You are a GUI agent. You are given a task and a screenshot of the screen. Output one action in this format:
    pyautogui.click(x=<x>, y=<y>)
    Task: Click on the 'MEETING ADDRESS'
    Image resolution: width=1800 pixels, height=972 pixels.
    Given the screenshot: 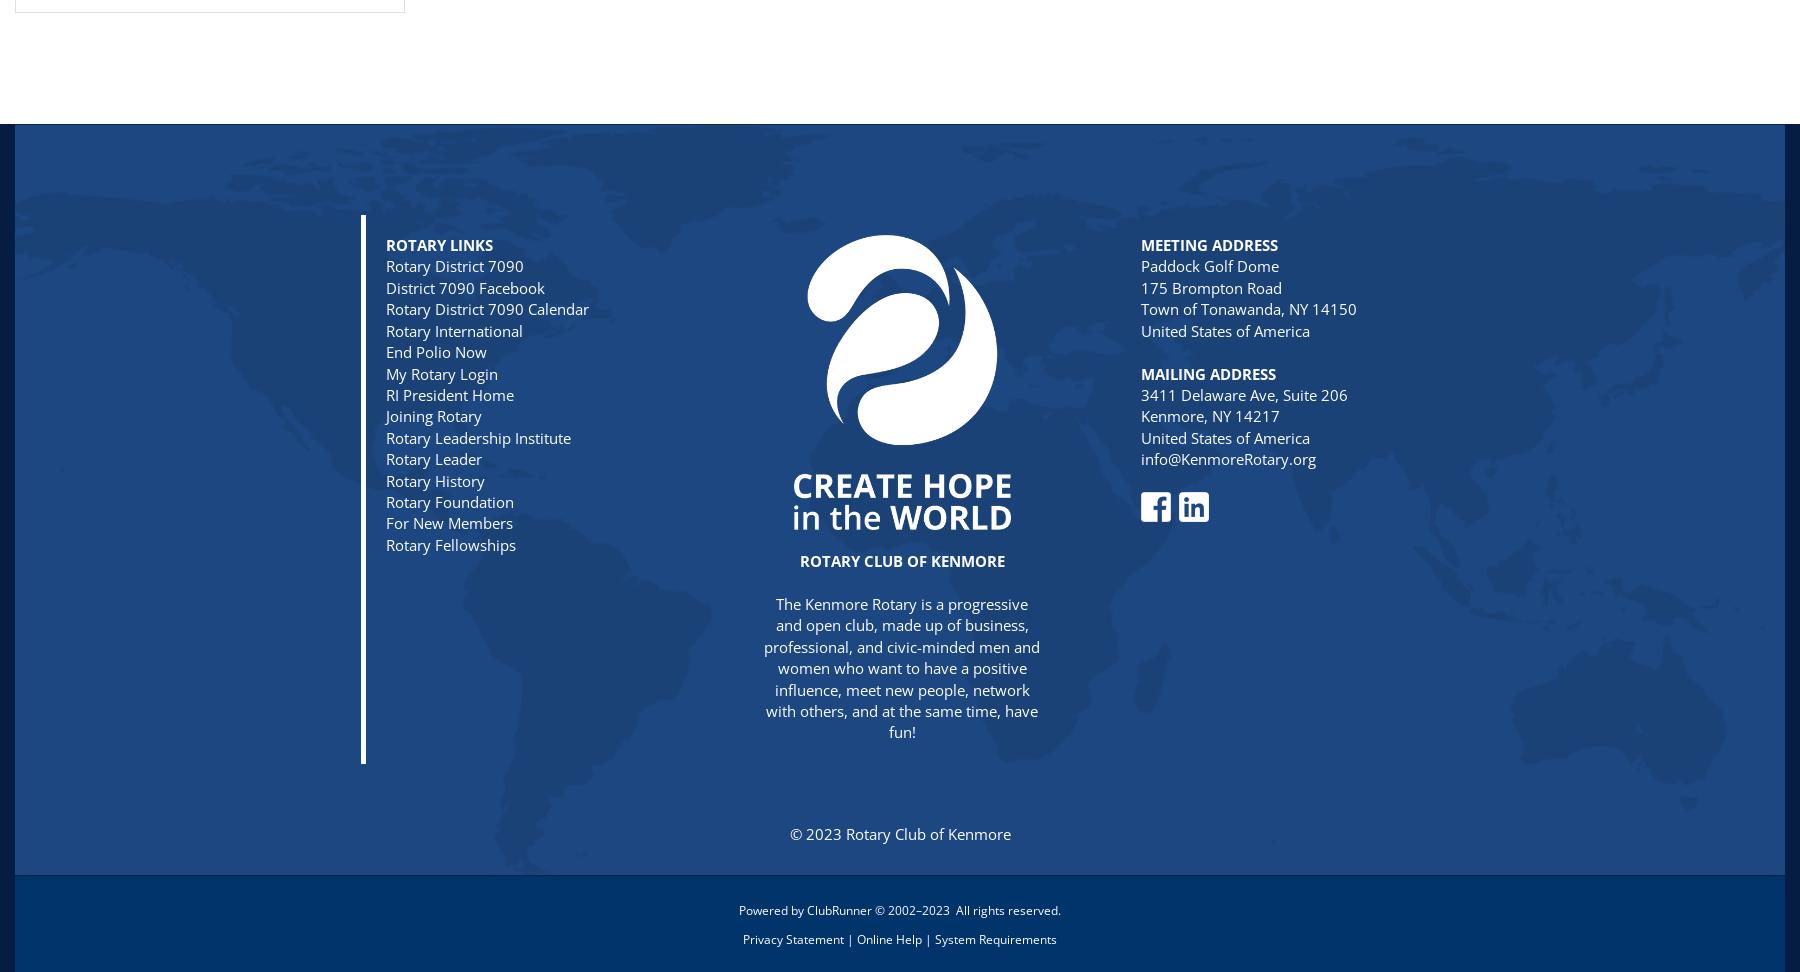 What is the action you would take?
    pyautogui.click(x=1208, y=245)
    